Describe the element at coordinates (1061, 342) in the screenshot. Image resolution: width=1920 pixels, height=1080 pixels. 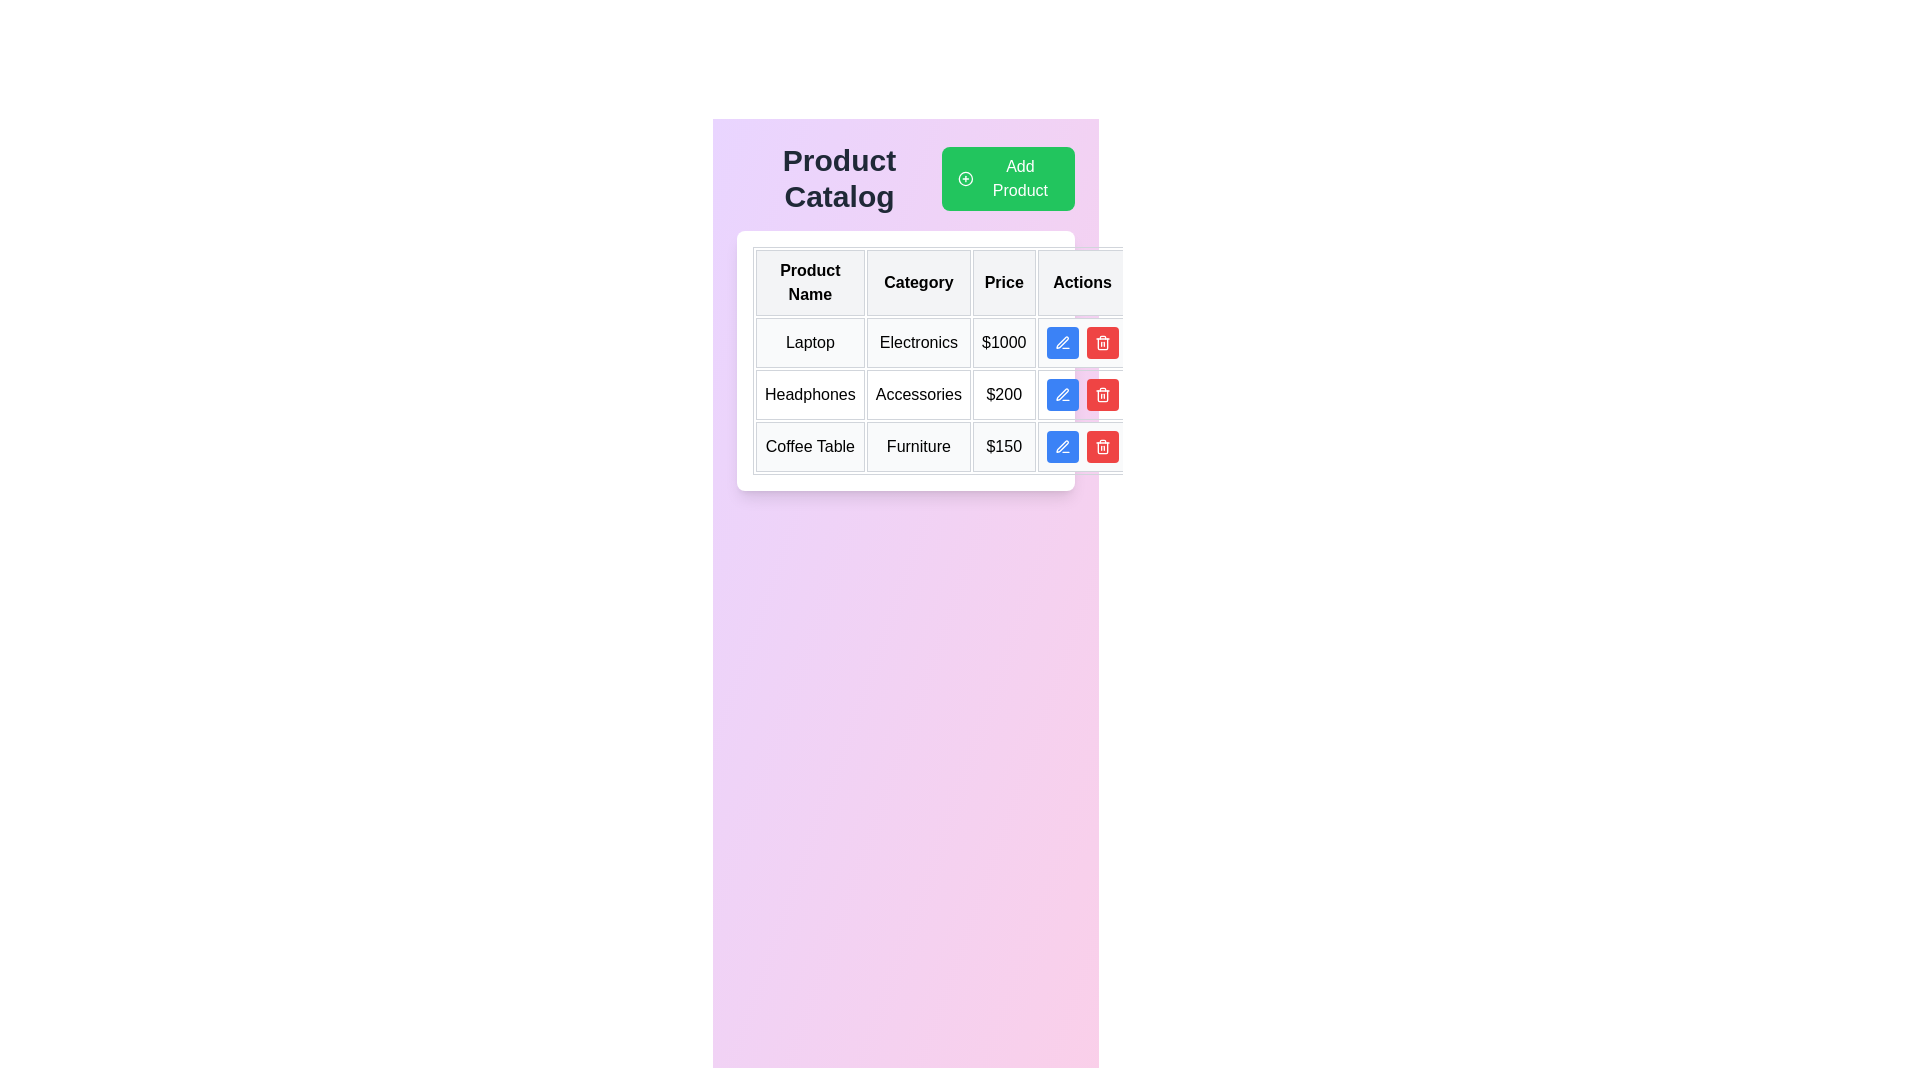
I see `the intense blue rounded rectangular button with a white pen icon located in the 'Actions' column of the first row in the product details table to initiate edit mode` at that location.